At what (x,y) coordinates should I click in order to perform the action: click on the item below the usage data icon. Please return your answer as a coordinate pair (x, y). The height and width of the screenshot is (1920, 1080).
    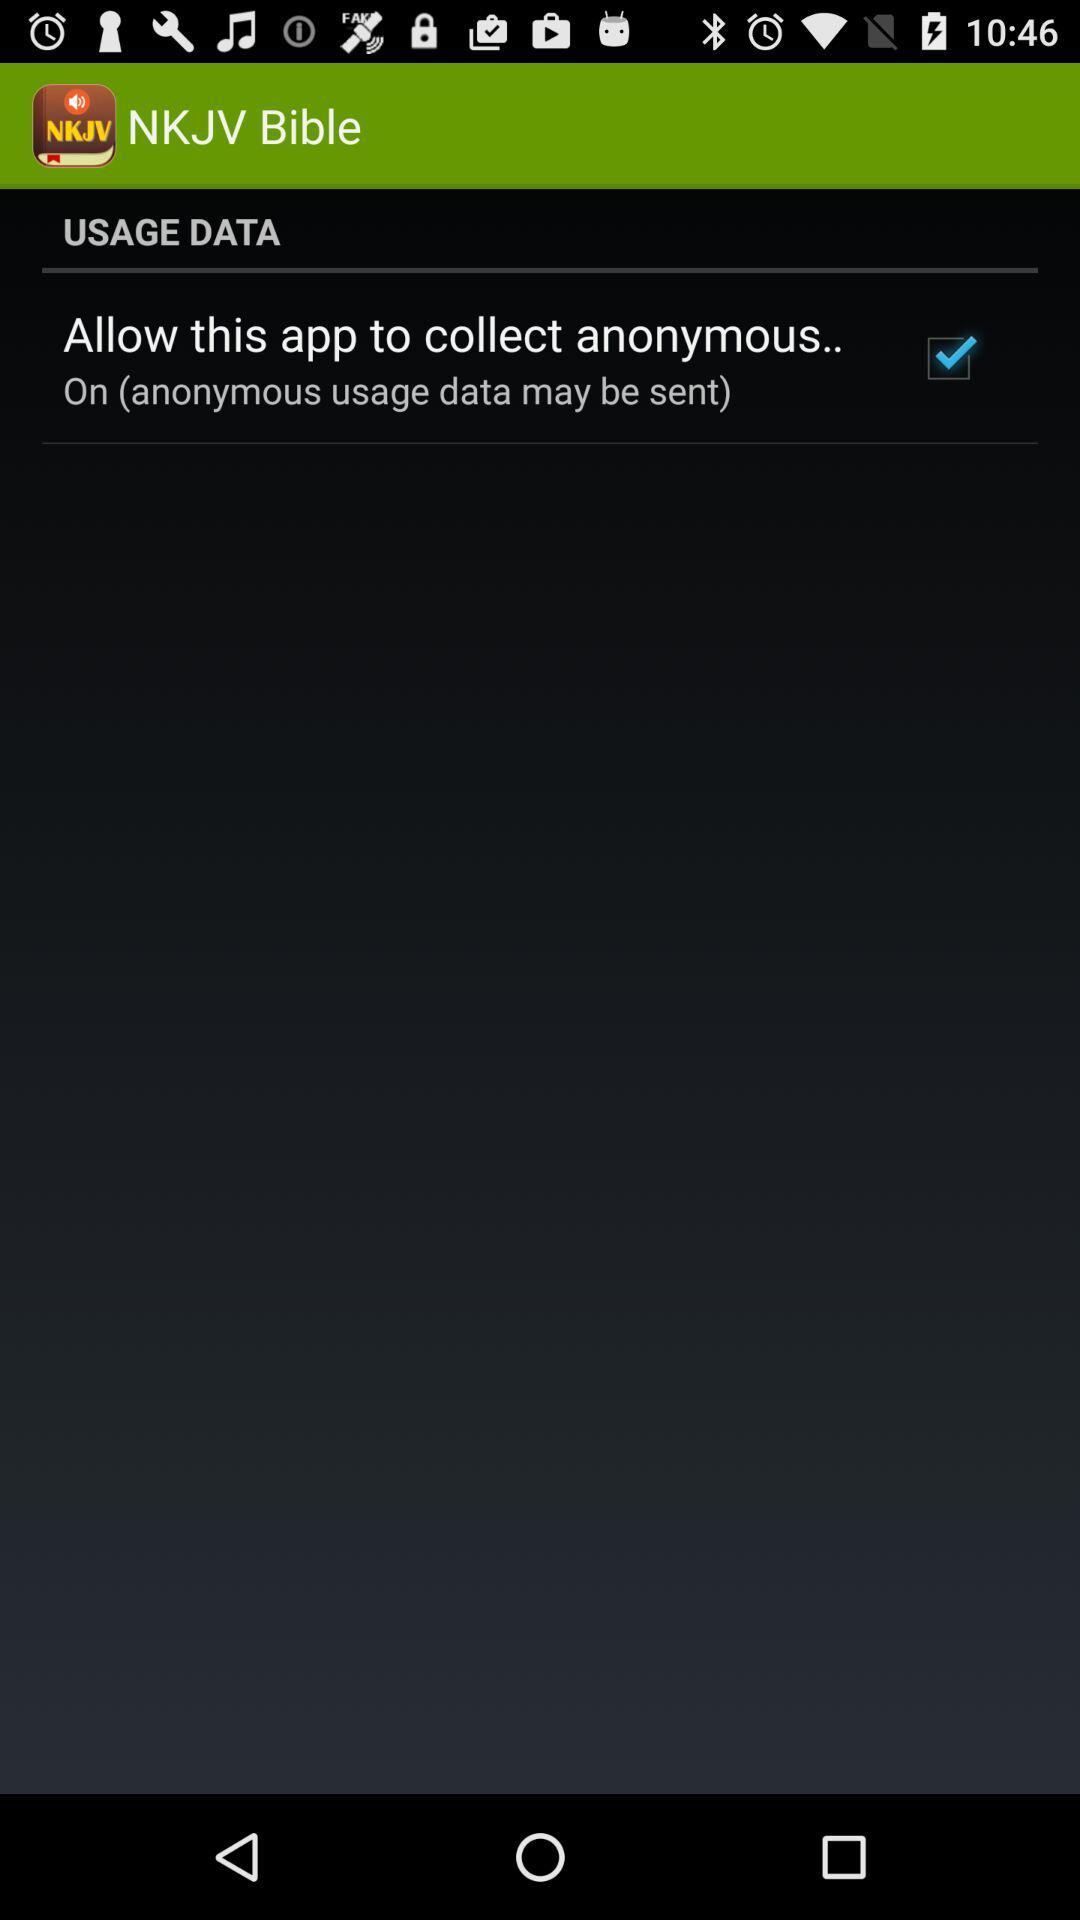
    Looking at the image, I should click on (463, 333).